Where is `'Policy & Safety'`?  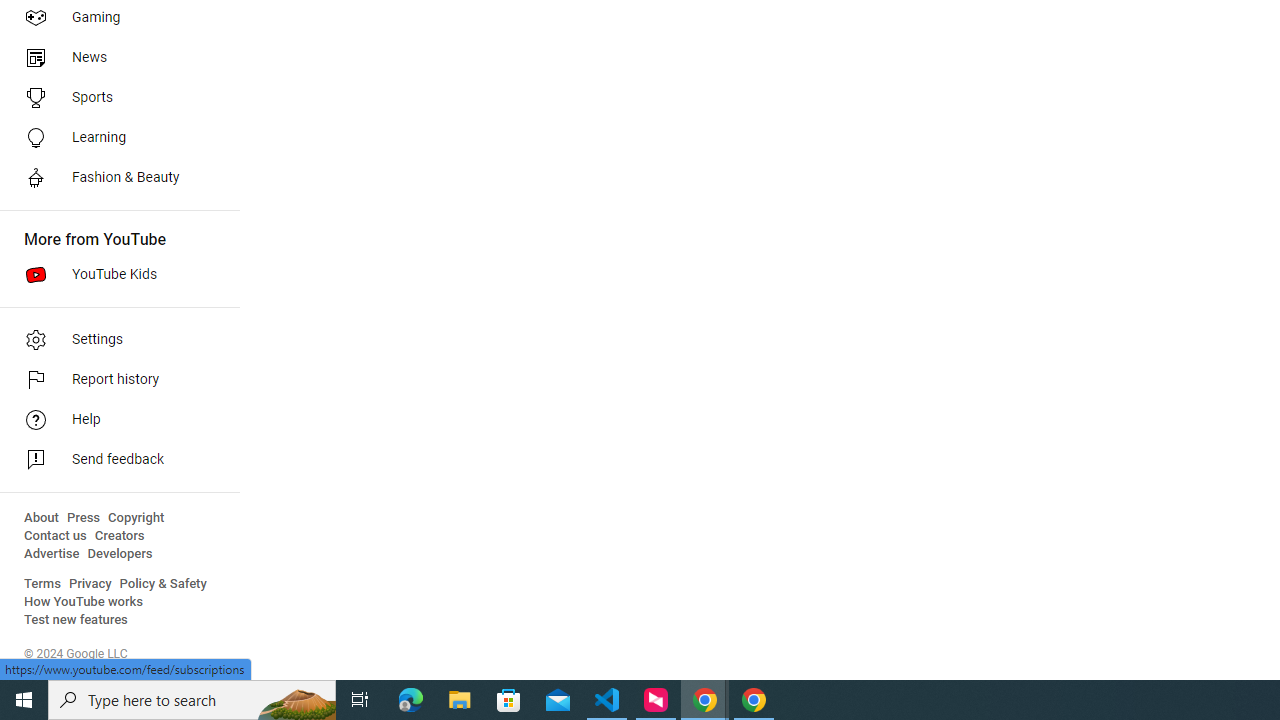 'Policy & Safety' is located at coordinates (163, 584).